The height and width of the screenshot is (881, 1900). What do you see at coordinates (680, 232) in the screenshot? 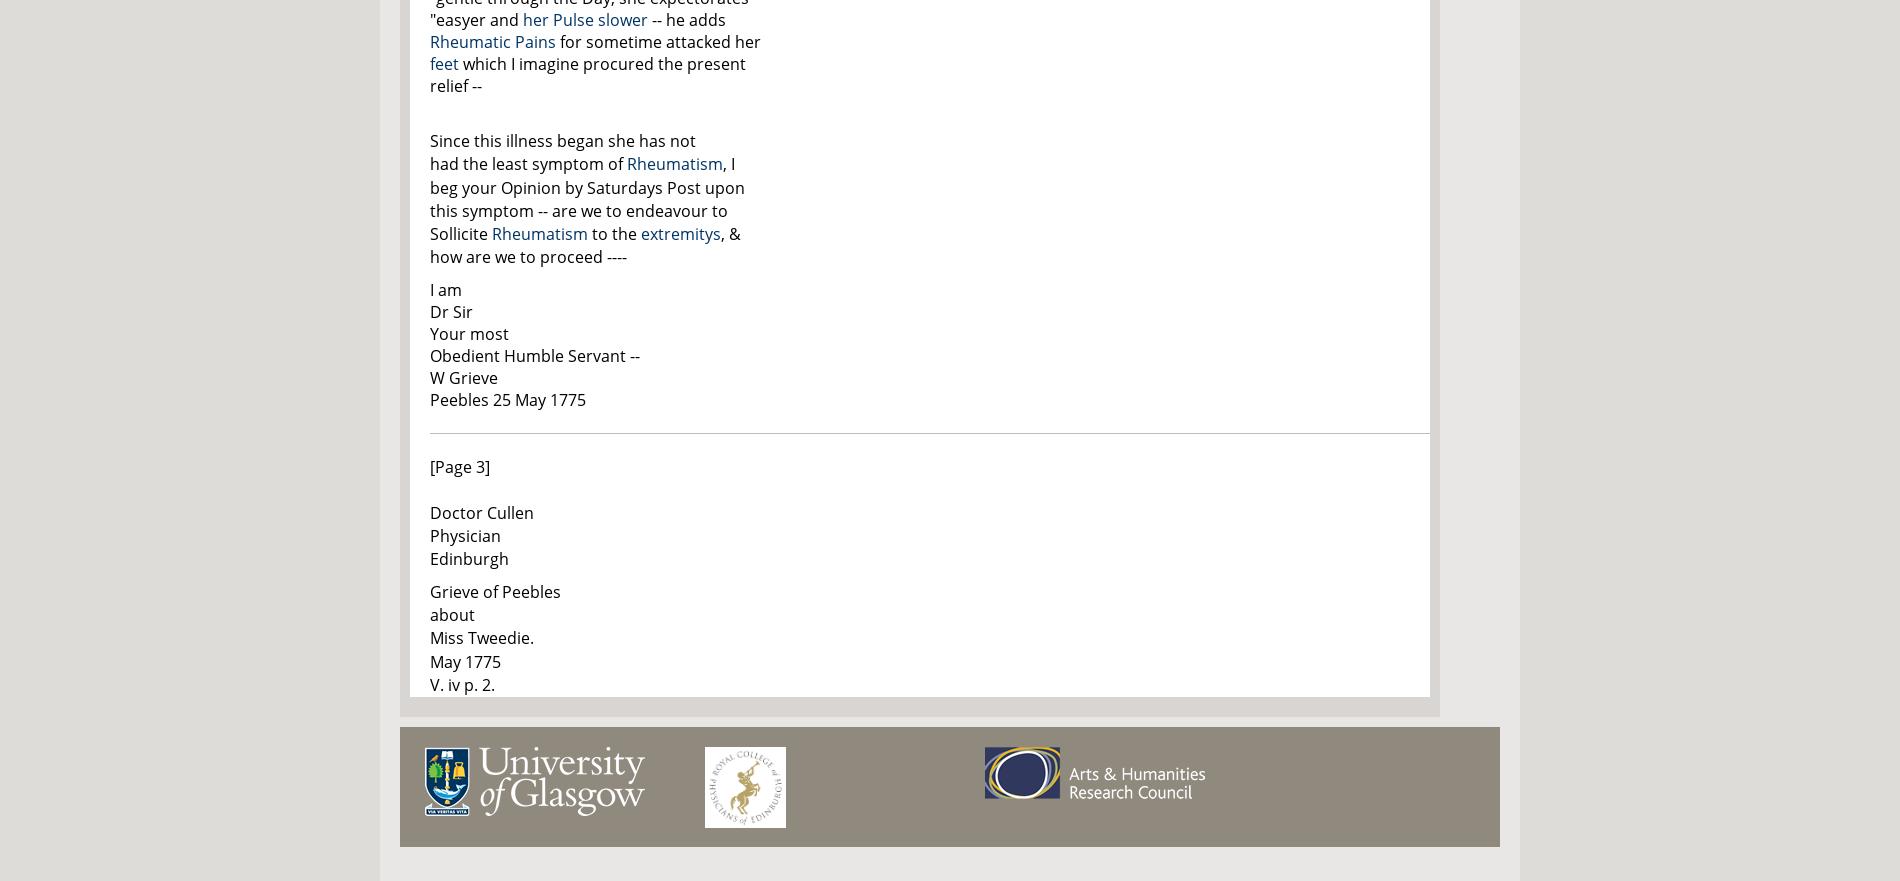
I see `'extremitys'` at bounding box center [680, 232].